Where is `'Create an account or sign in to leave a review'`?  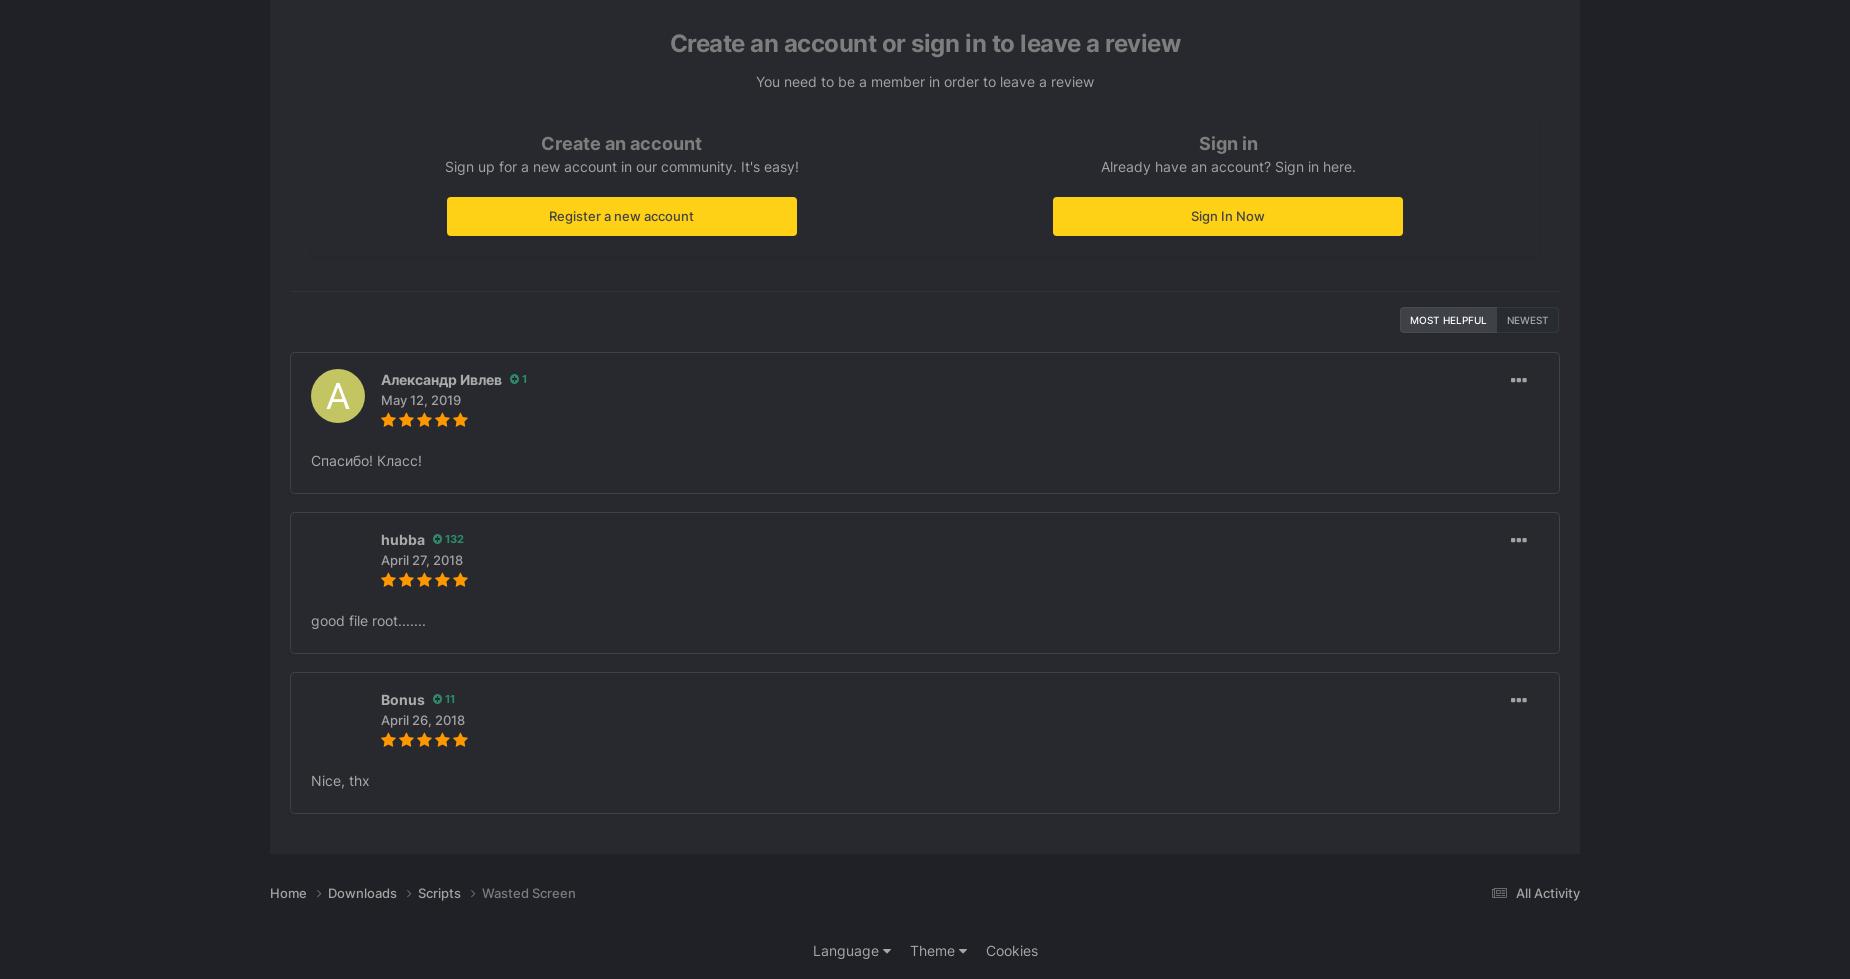 'Create an account or sign in to leave a review' is located at coordinates (924, 43).